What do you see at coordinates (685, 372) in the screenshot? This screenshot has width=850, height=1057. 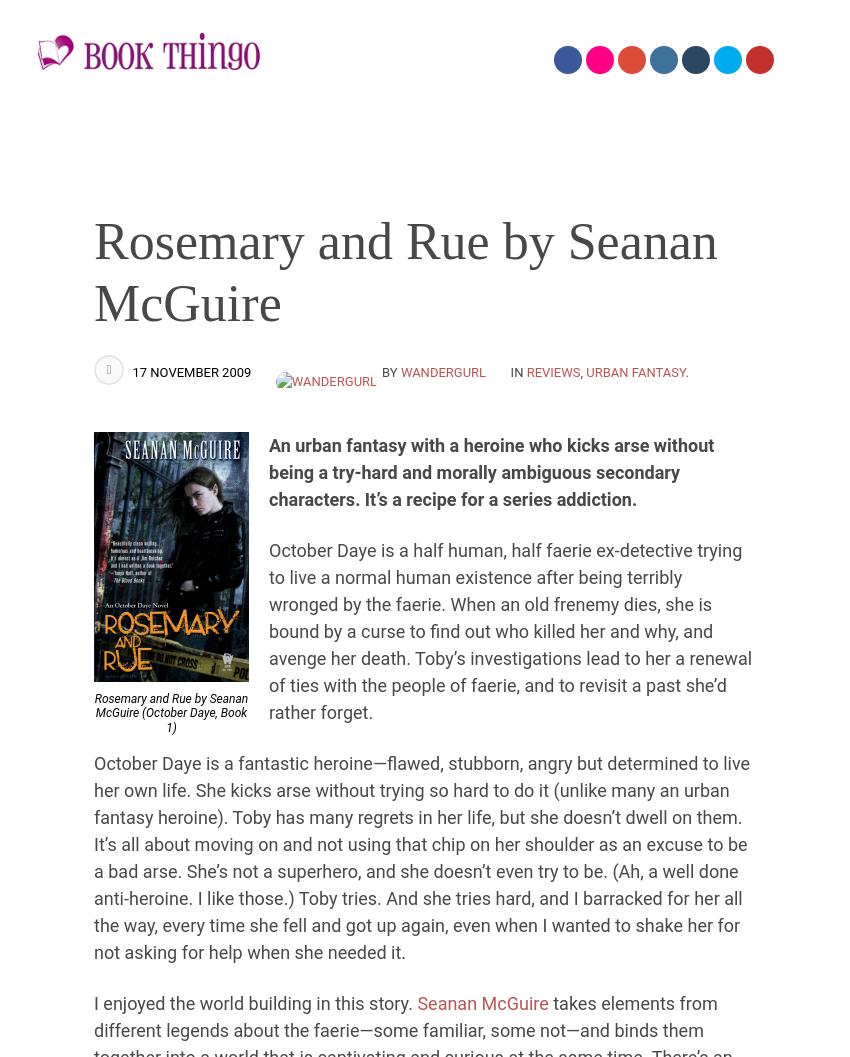 I see `'.'` at bounding box center [685, 372].